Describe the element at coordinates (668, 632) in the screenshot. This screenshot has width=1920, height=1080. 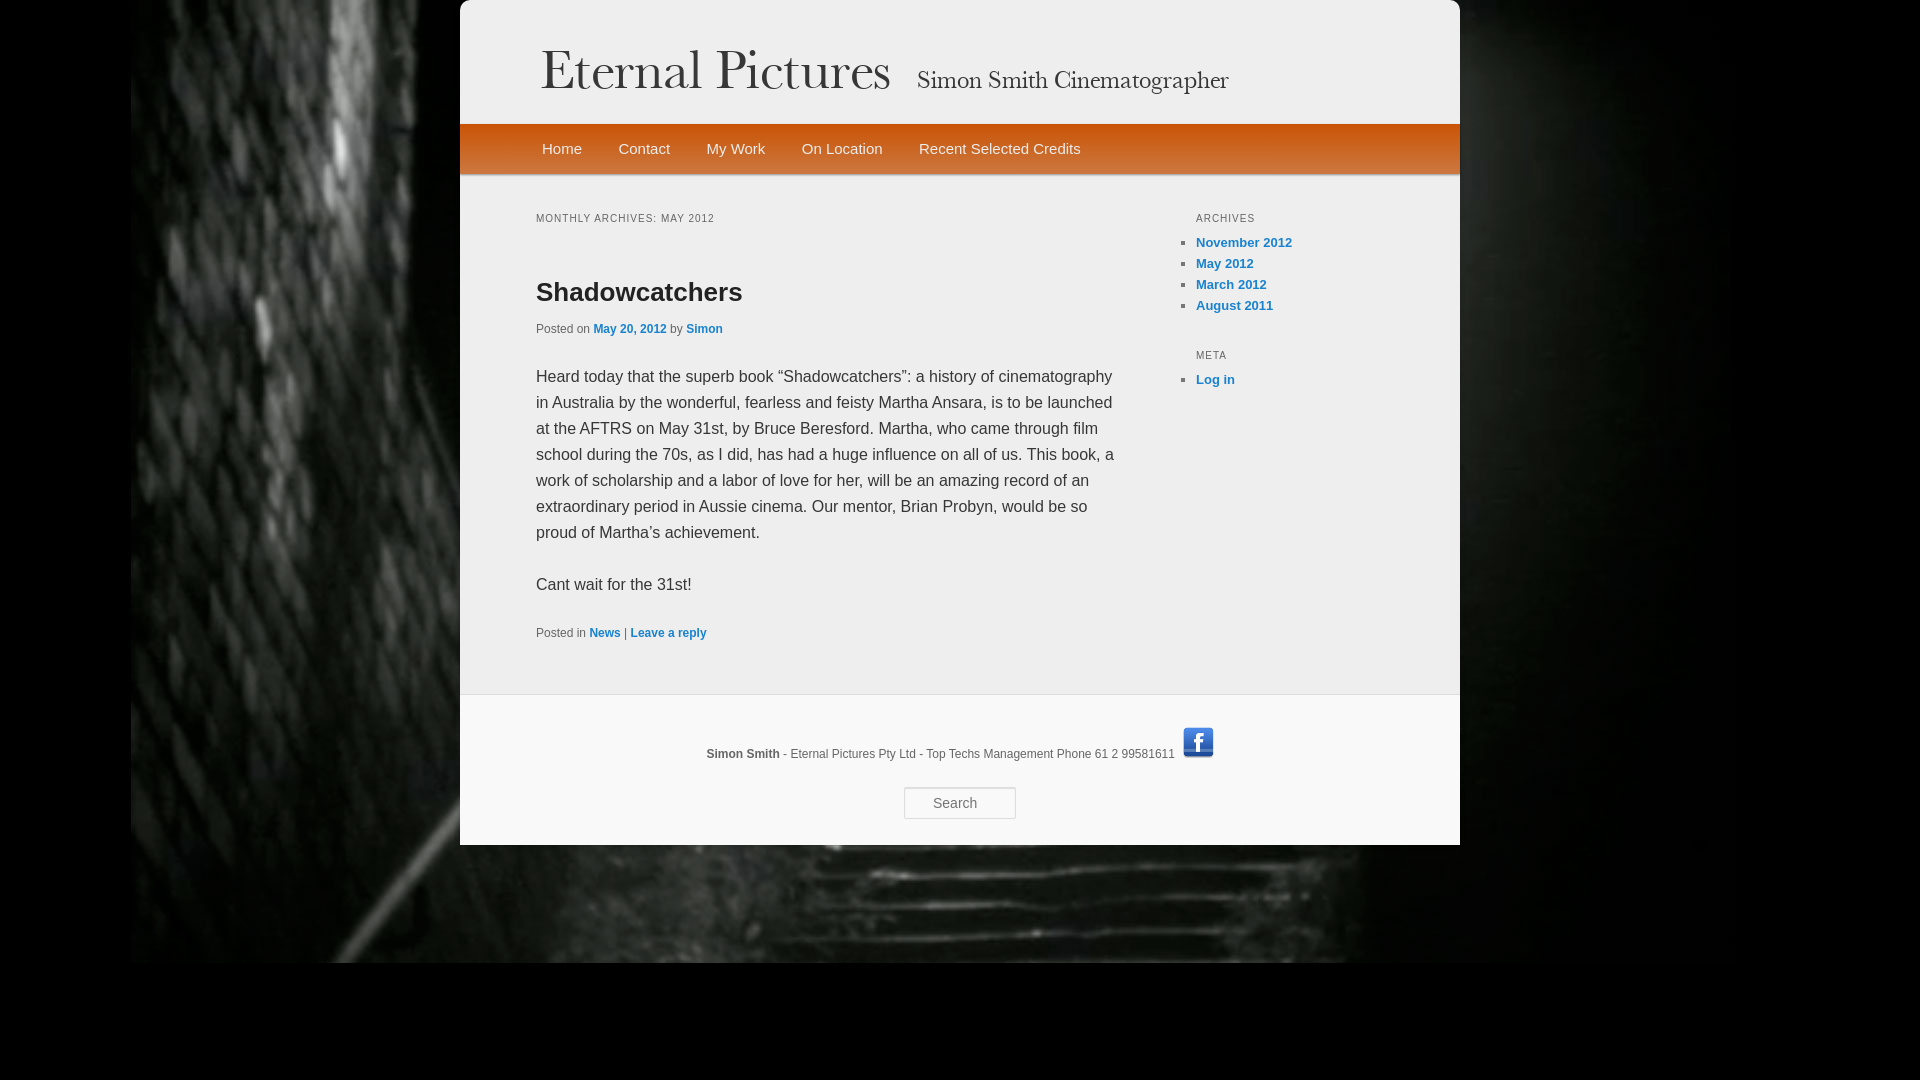
I see `'Leave a reply'` at that location.